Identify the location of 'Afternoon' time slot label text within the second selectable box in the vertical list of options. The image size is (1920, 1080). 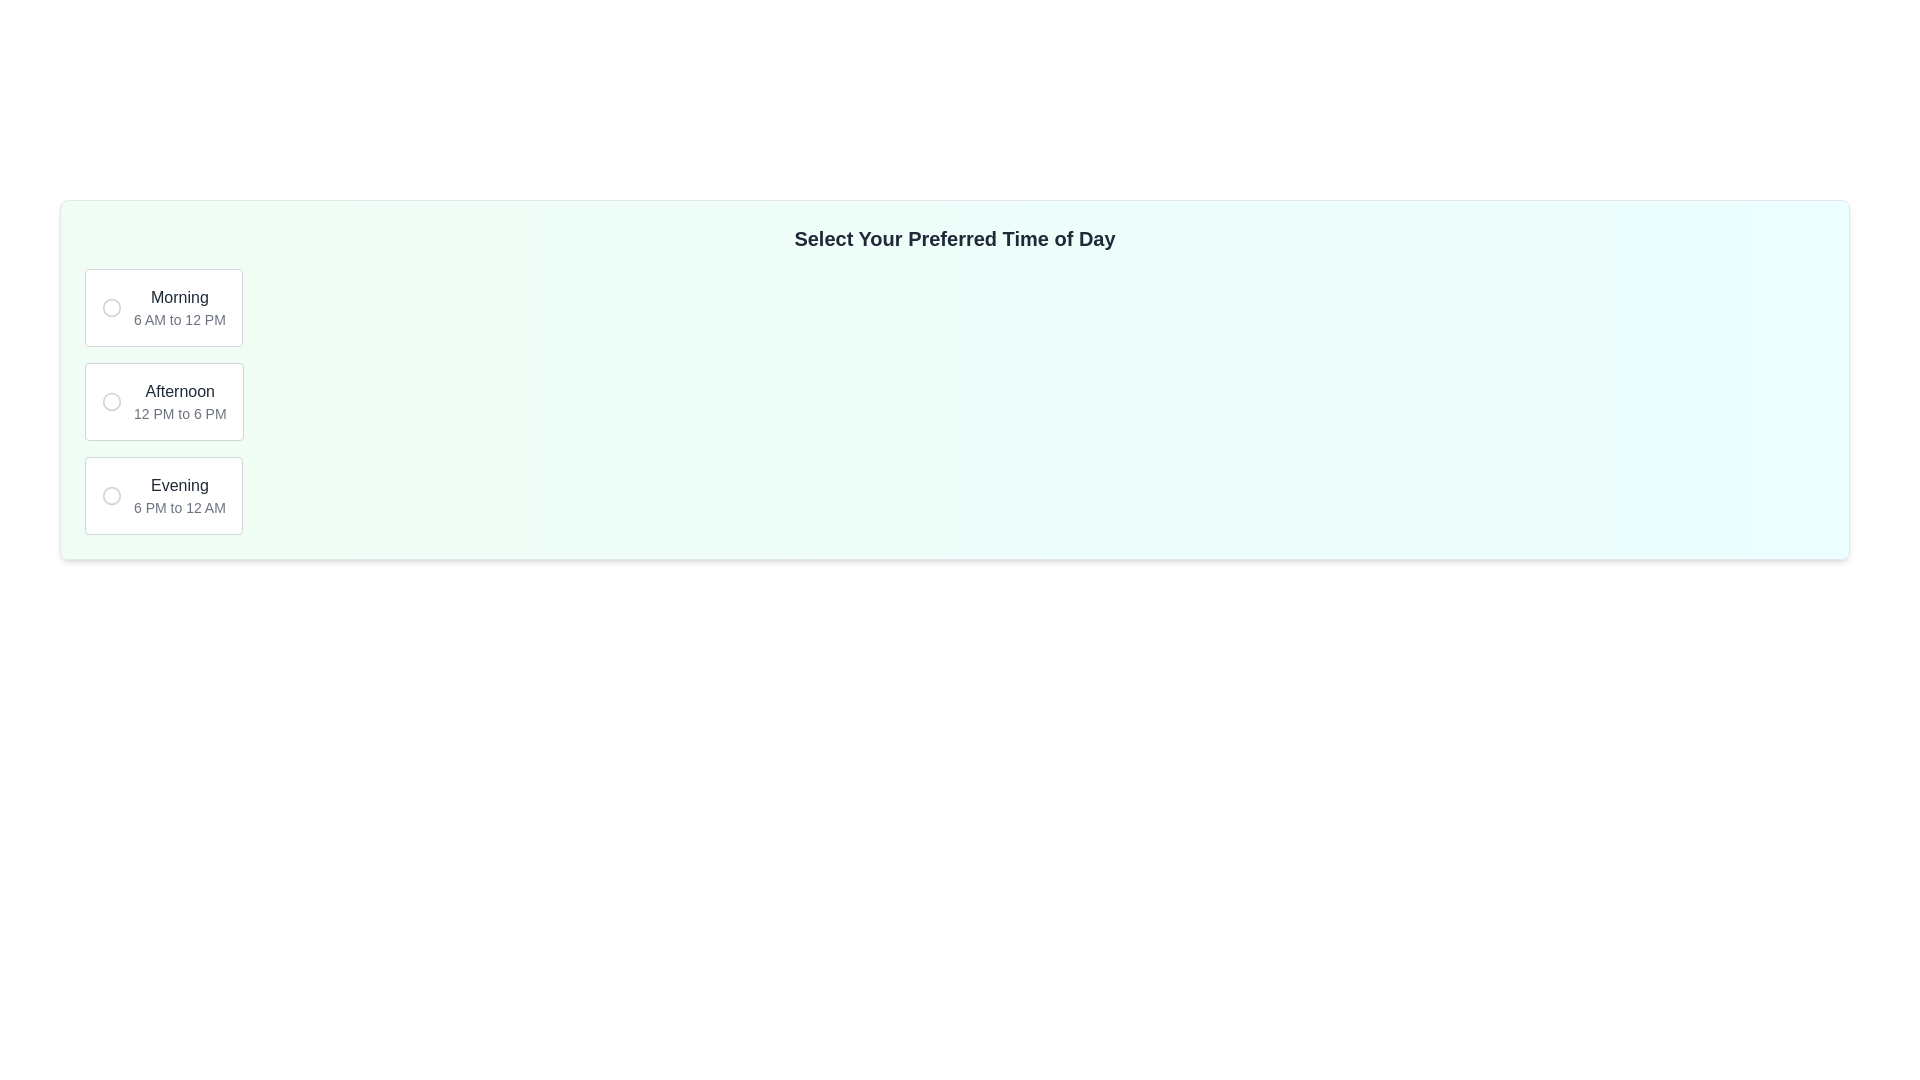
(180, 401).